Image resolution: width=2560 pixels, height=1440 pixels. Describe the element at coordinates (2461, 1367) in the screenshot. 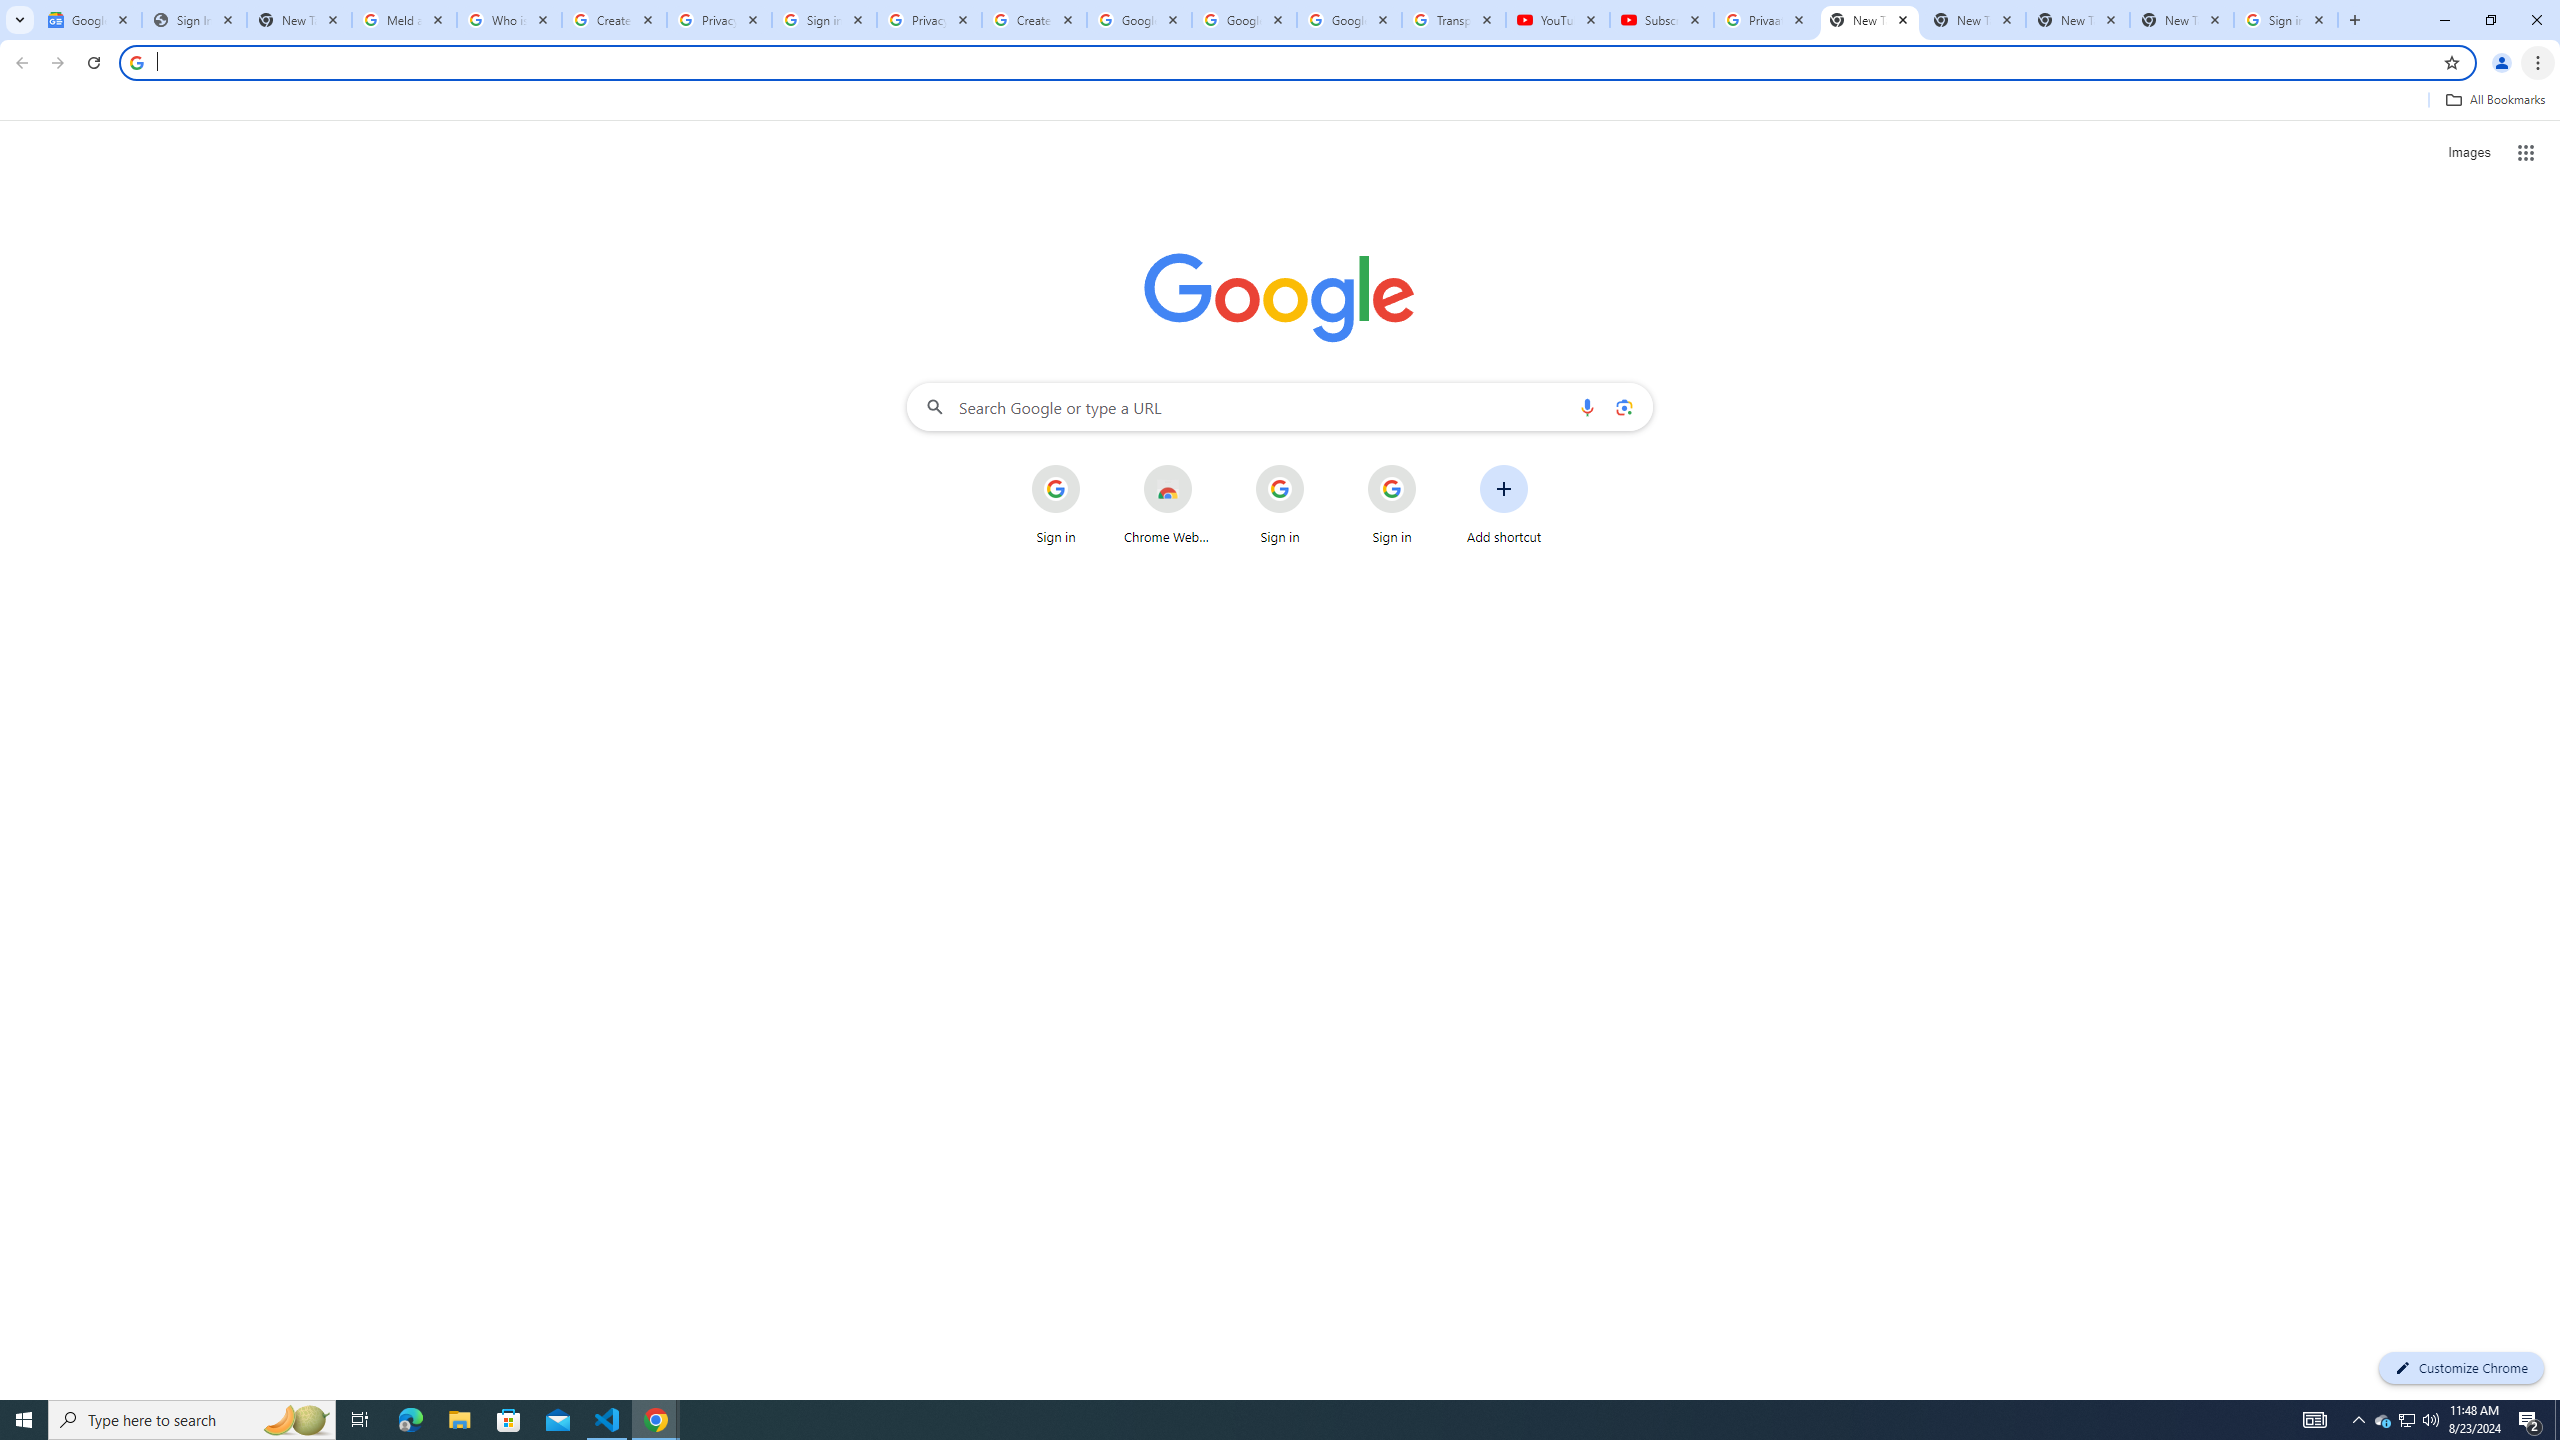

I see `'Customize Chrome'` at that location.